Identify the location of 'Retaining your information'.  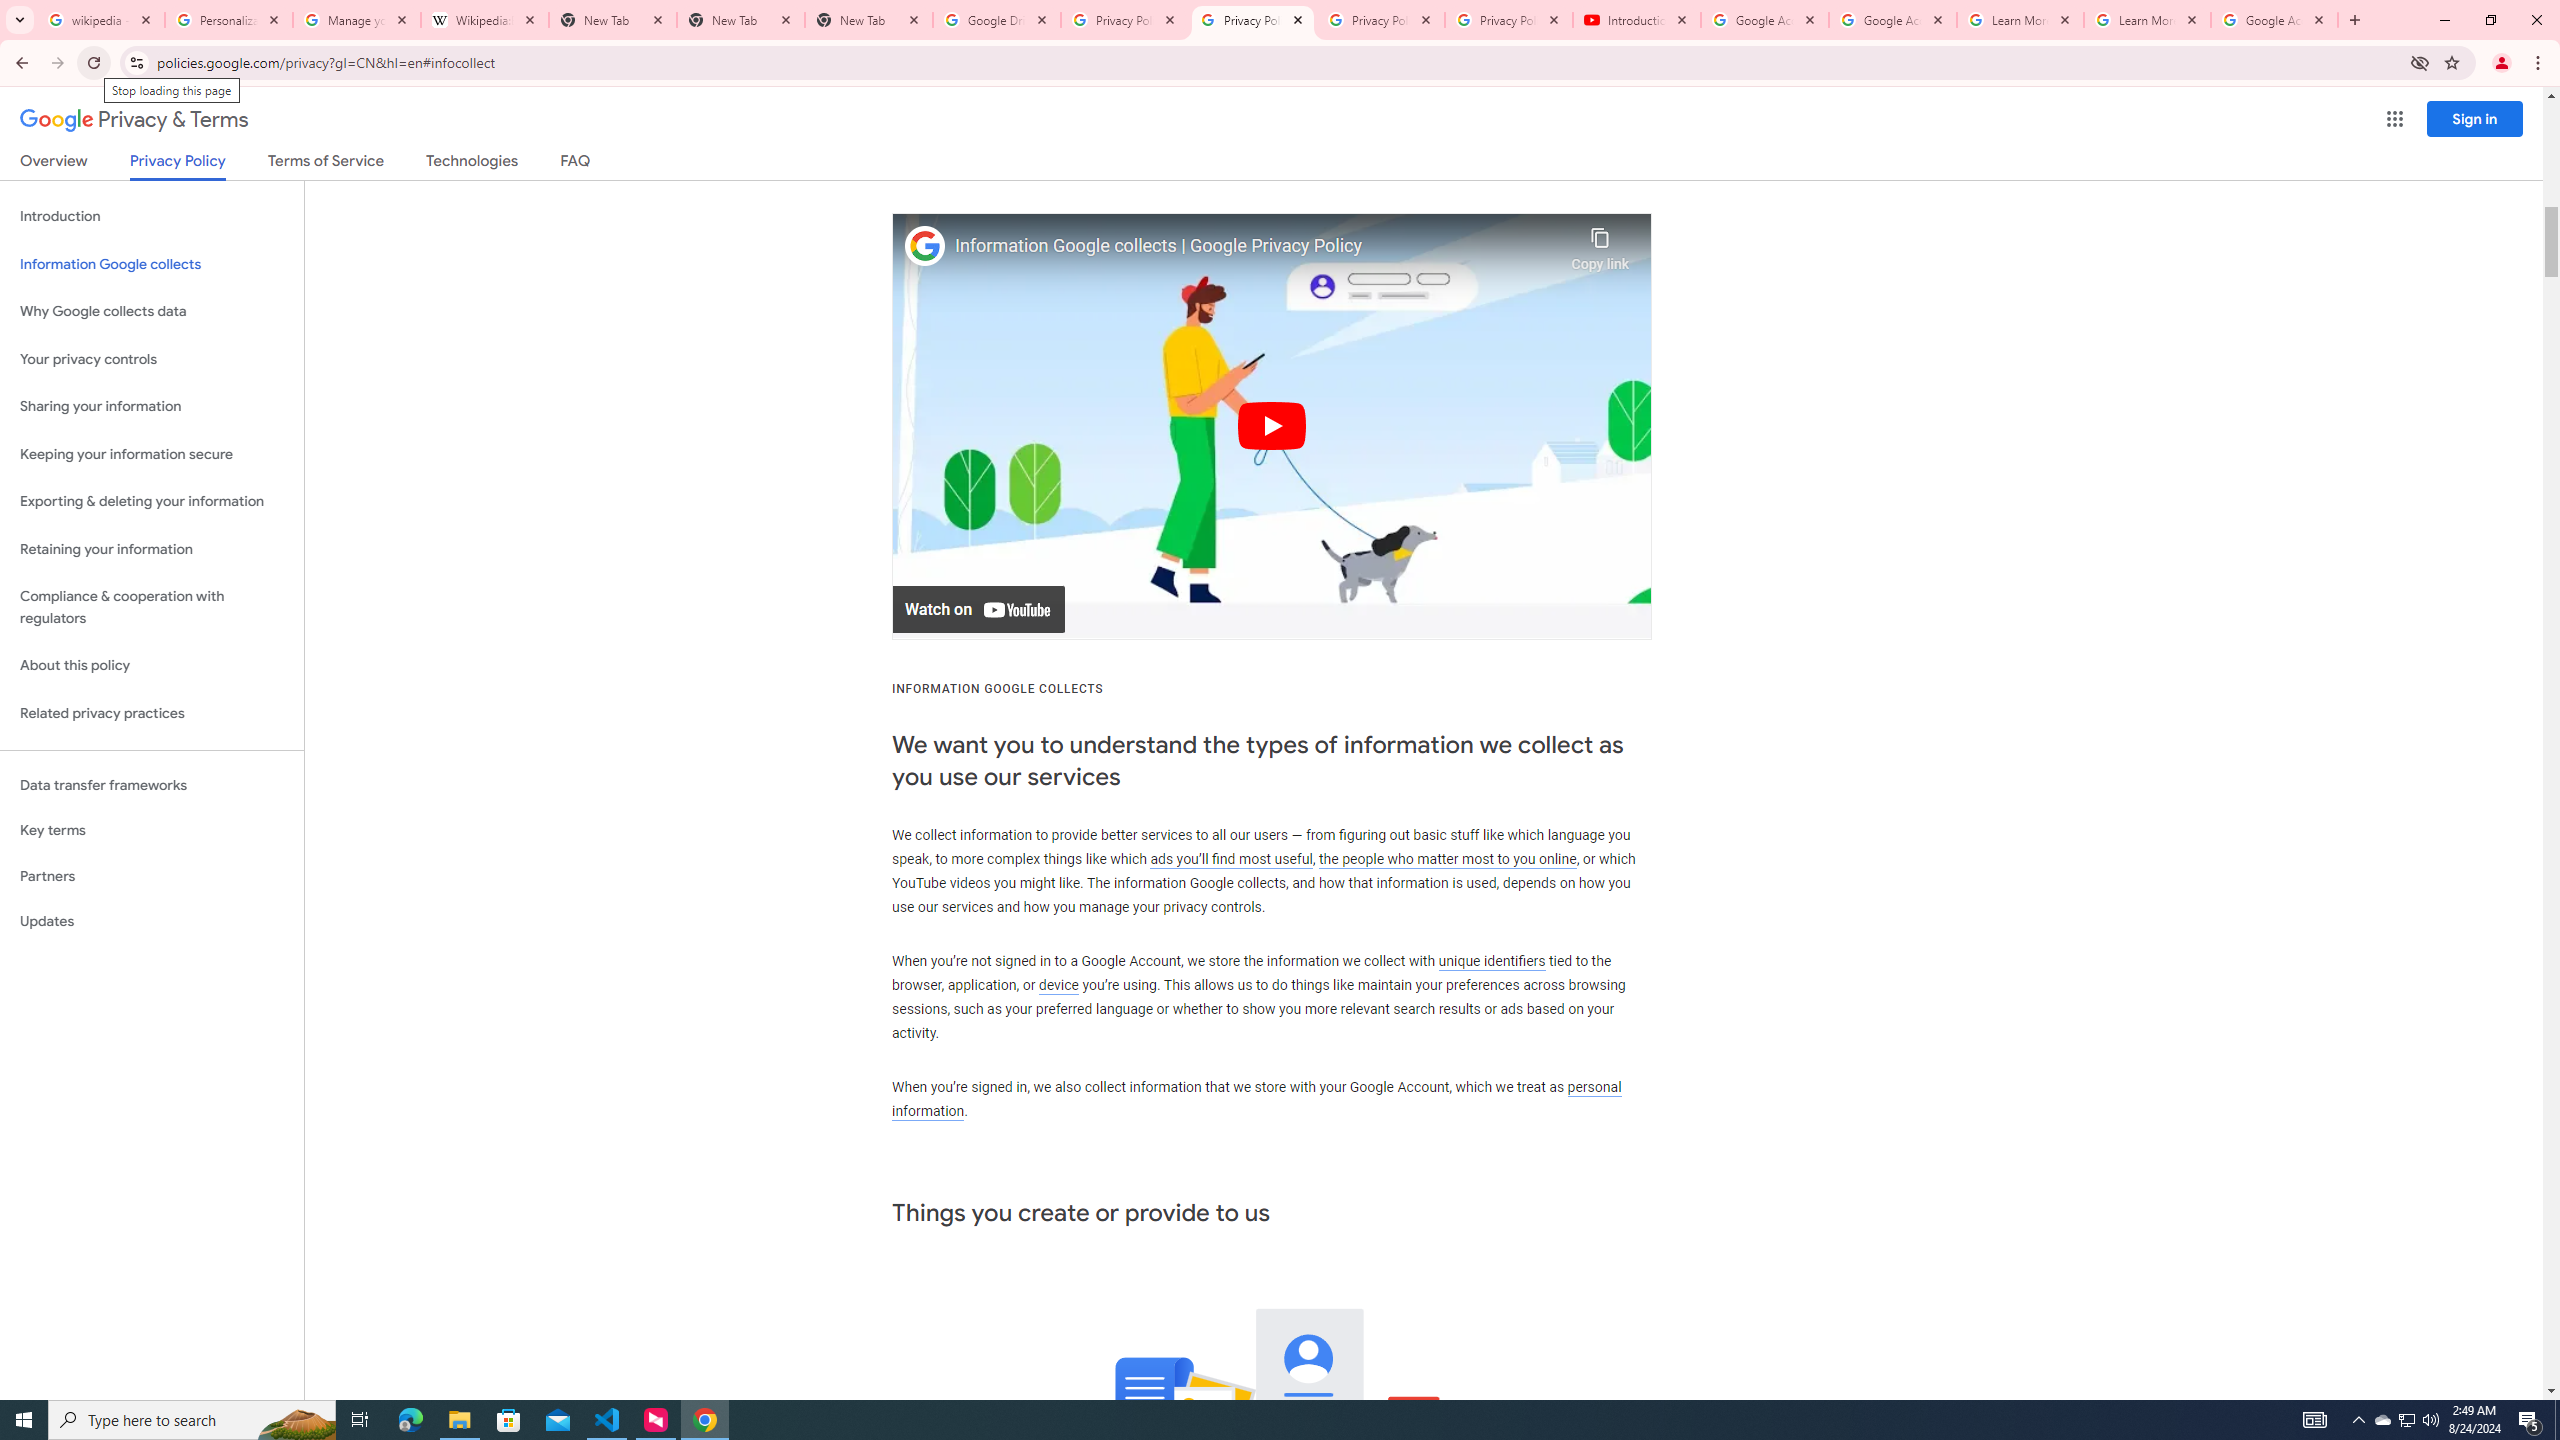
(151, 549).